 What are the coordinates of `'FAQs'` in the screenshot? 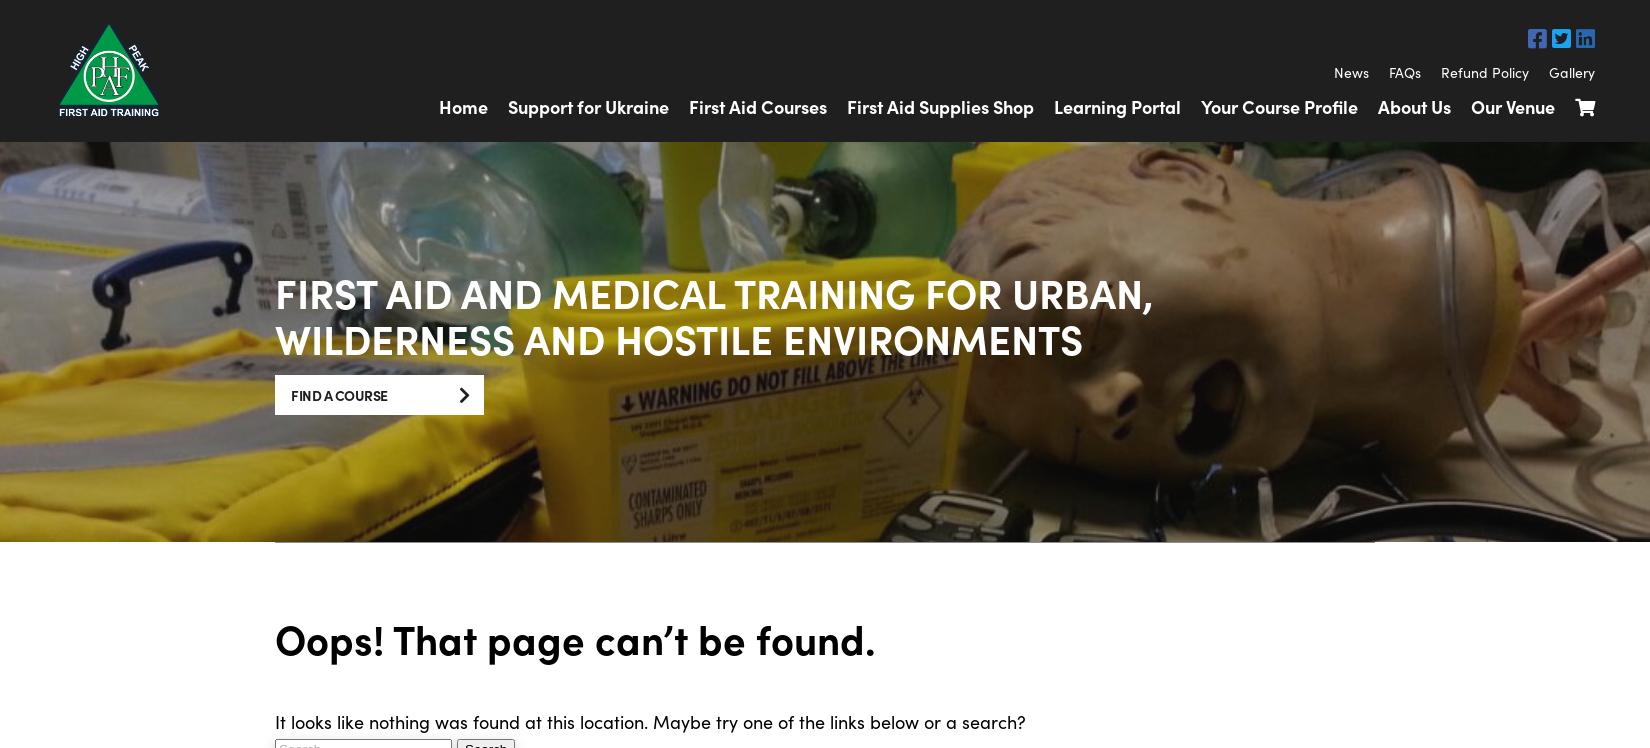 It's located at (1403, 69).